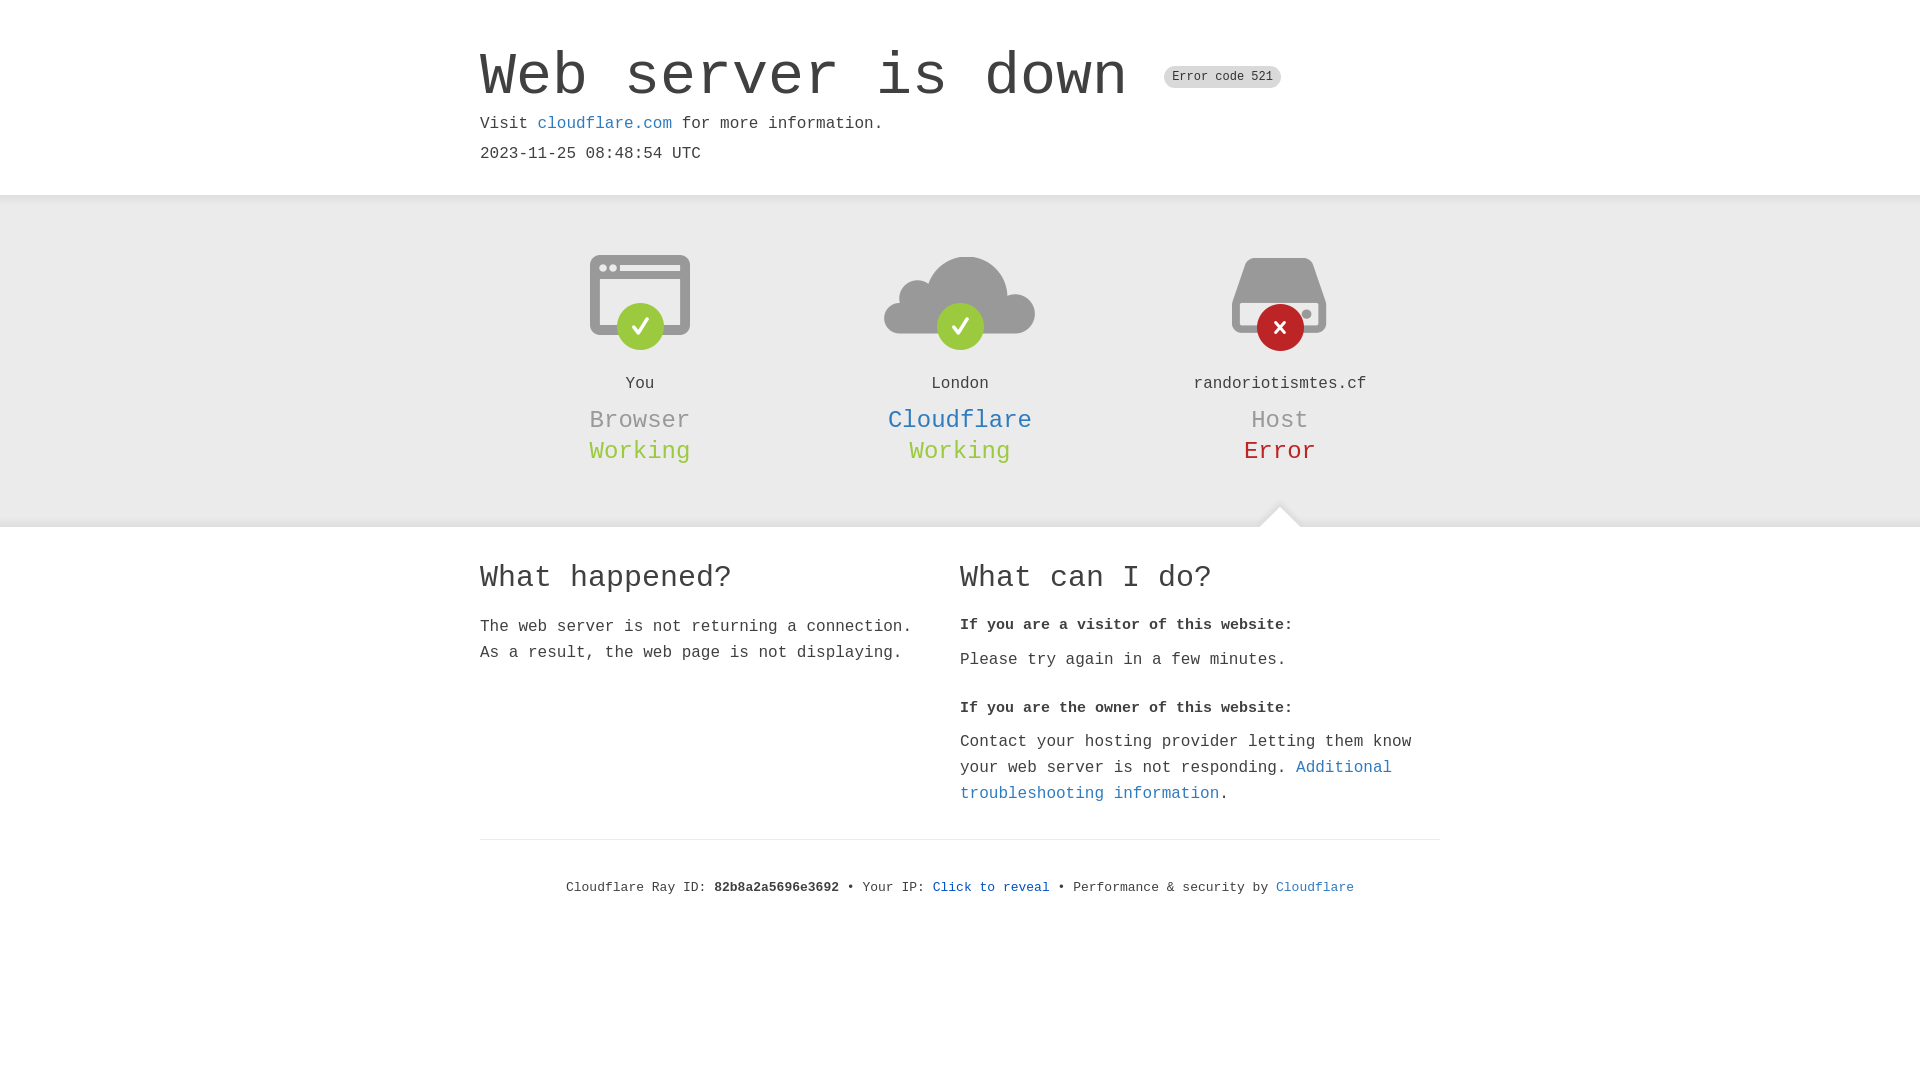 The height and width of the screenshot is (1080, 1920). Describe the element at coordinates (603, 123) in the screenshot. I see `'cloudflare.com'` at that location.